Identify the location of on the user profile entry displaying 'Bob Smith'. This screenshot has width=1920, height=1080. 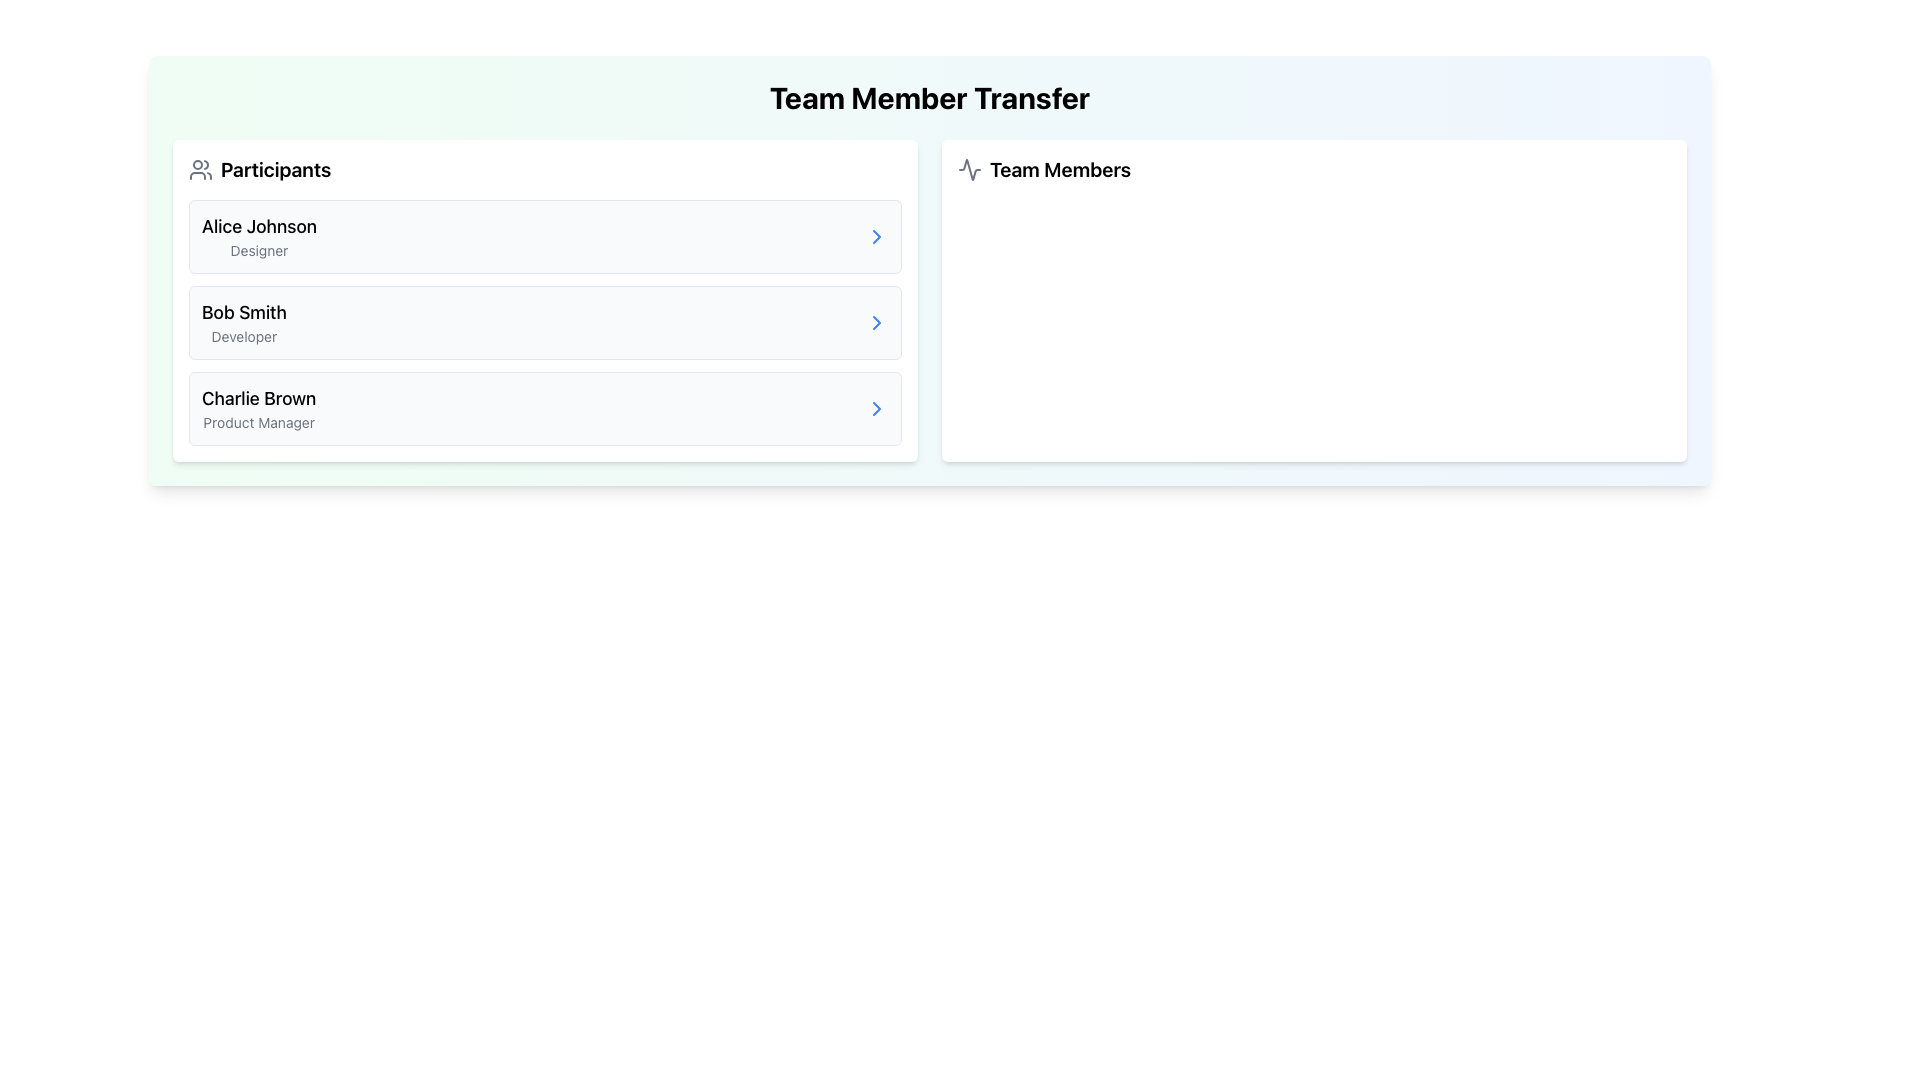
(243, 322).